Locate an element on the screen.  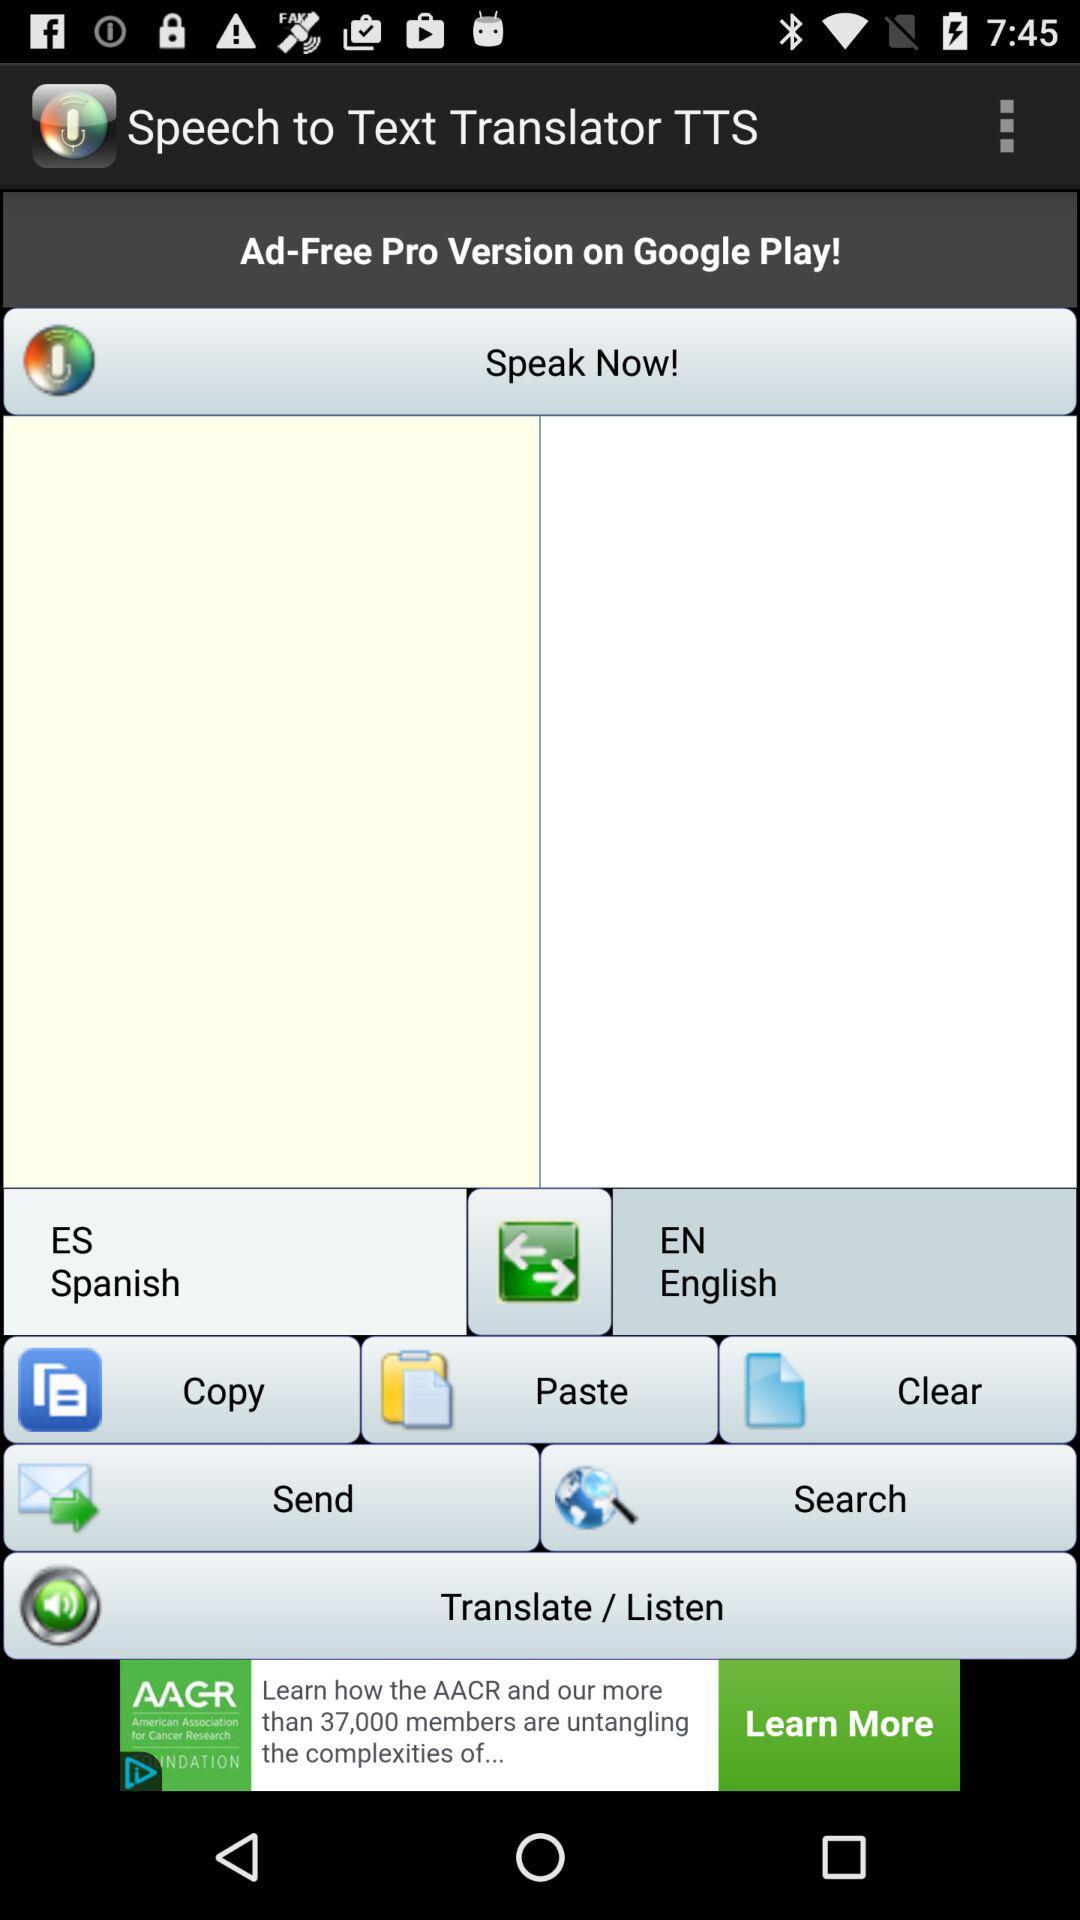
view advertizement is located at coordinates (540, 1724).